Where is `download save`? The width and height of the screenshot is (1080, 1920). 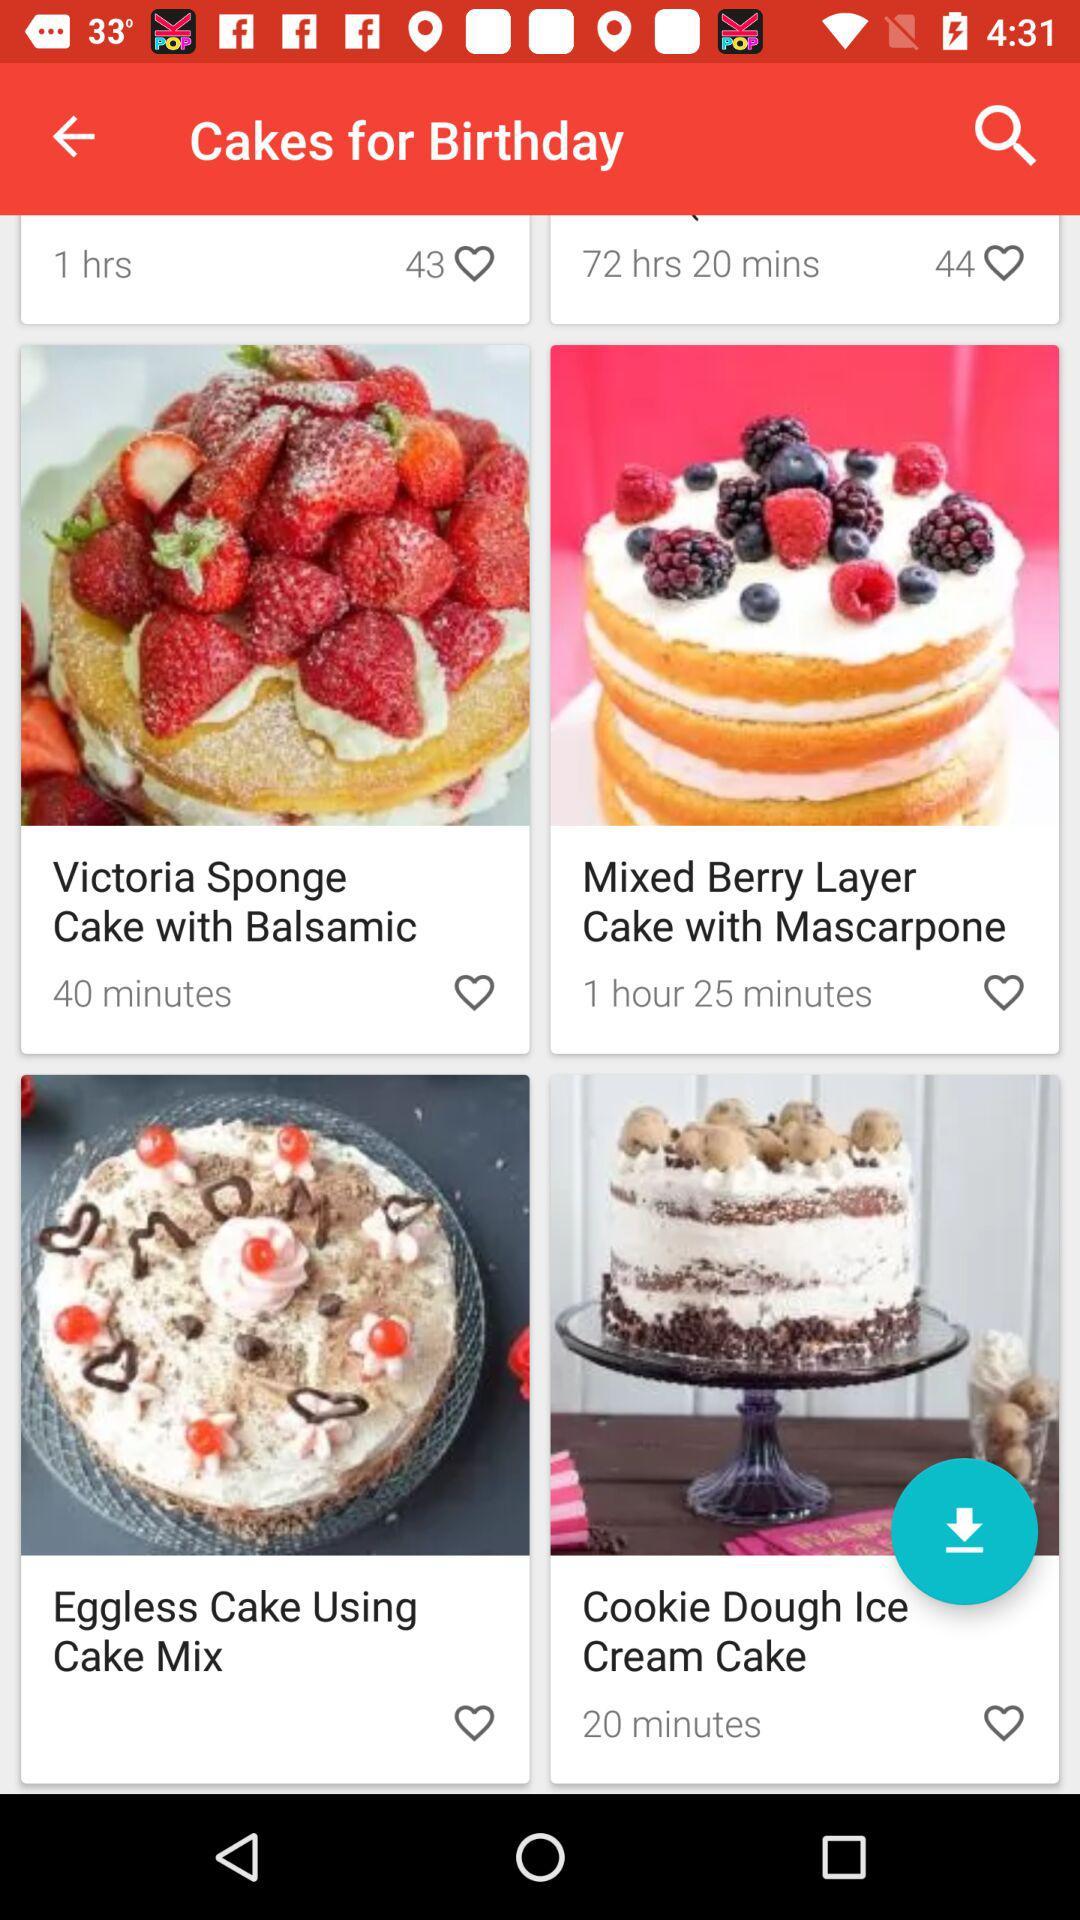
download save is located at coordinates (963, 1530).